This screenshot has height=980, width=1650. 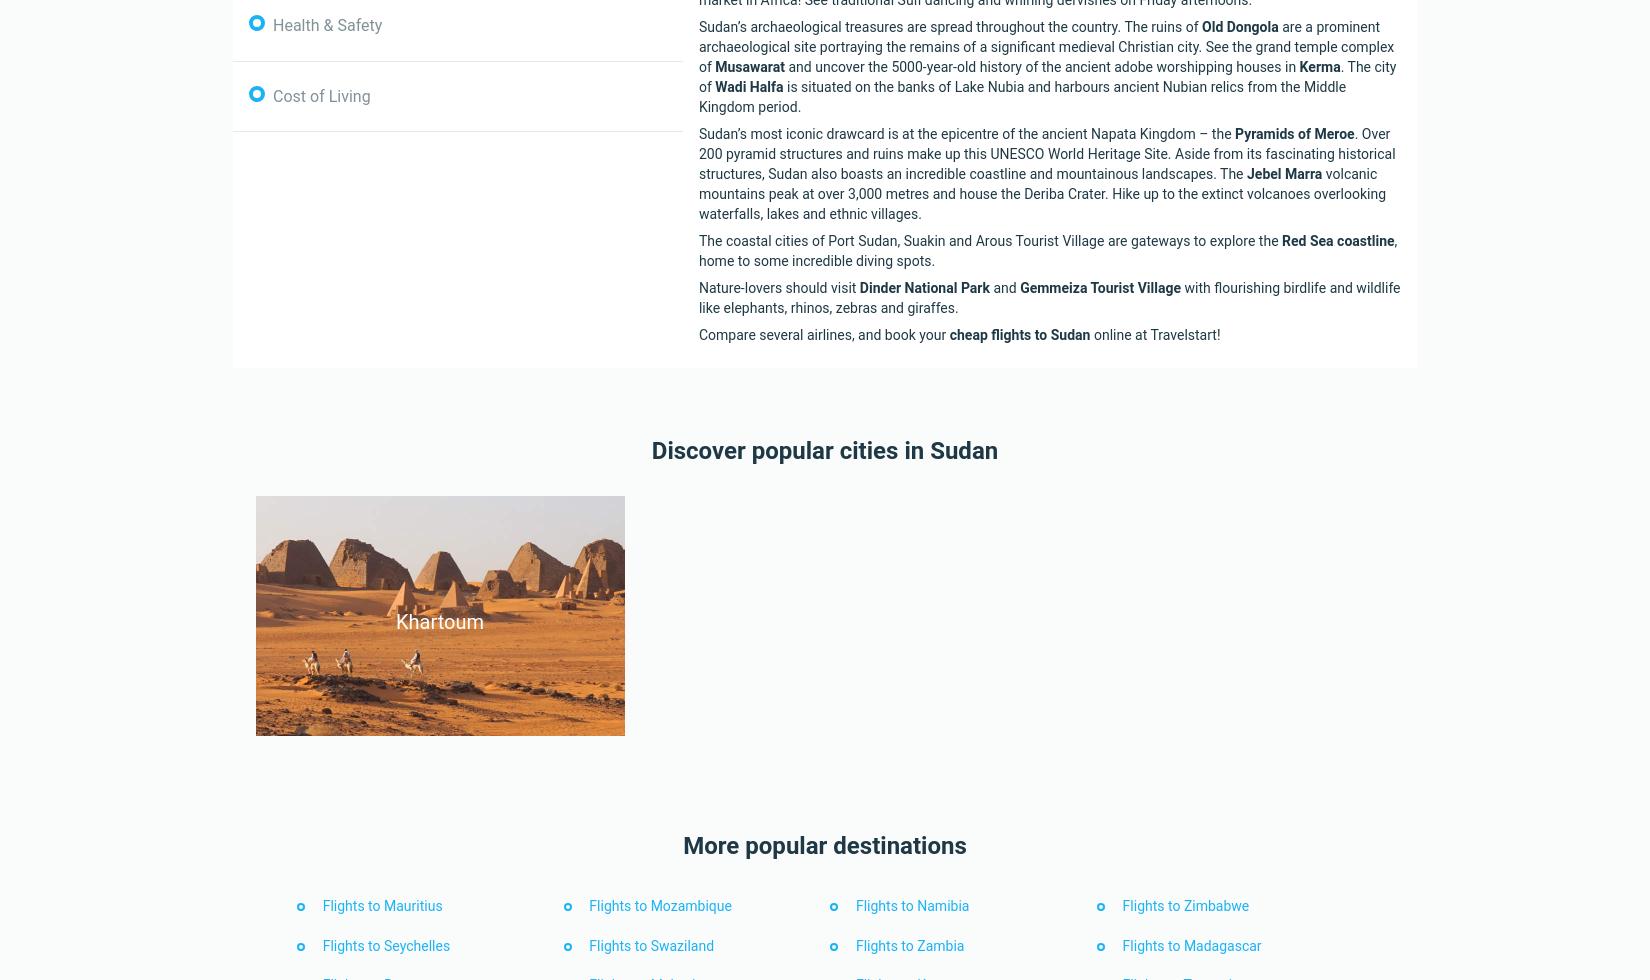 I want to click on 'Health & Safety', so click(x=273, y=25).